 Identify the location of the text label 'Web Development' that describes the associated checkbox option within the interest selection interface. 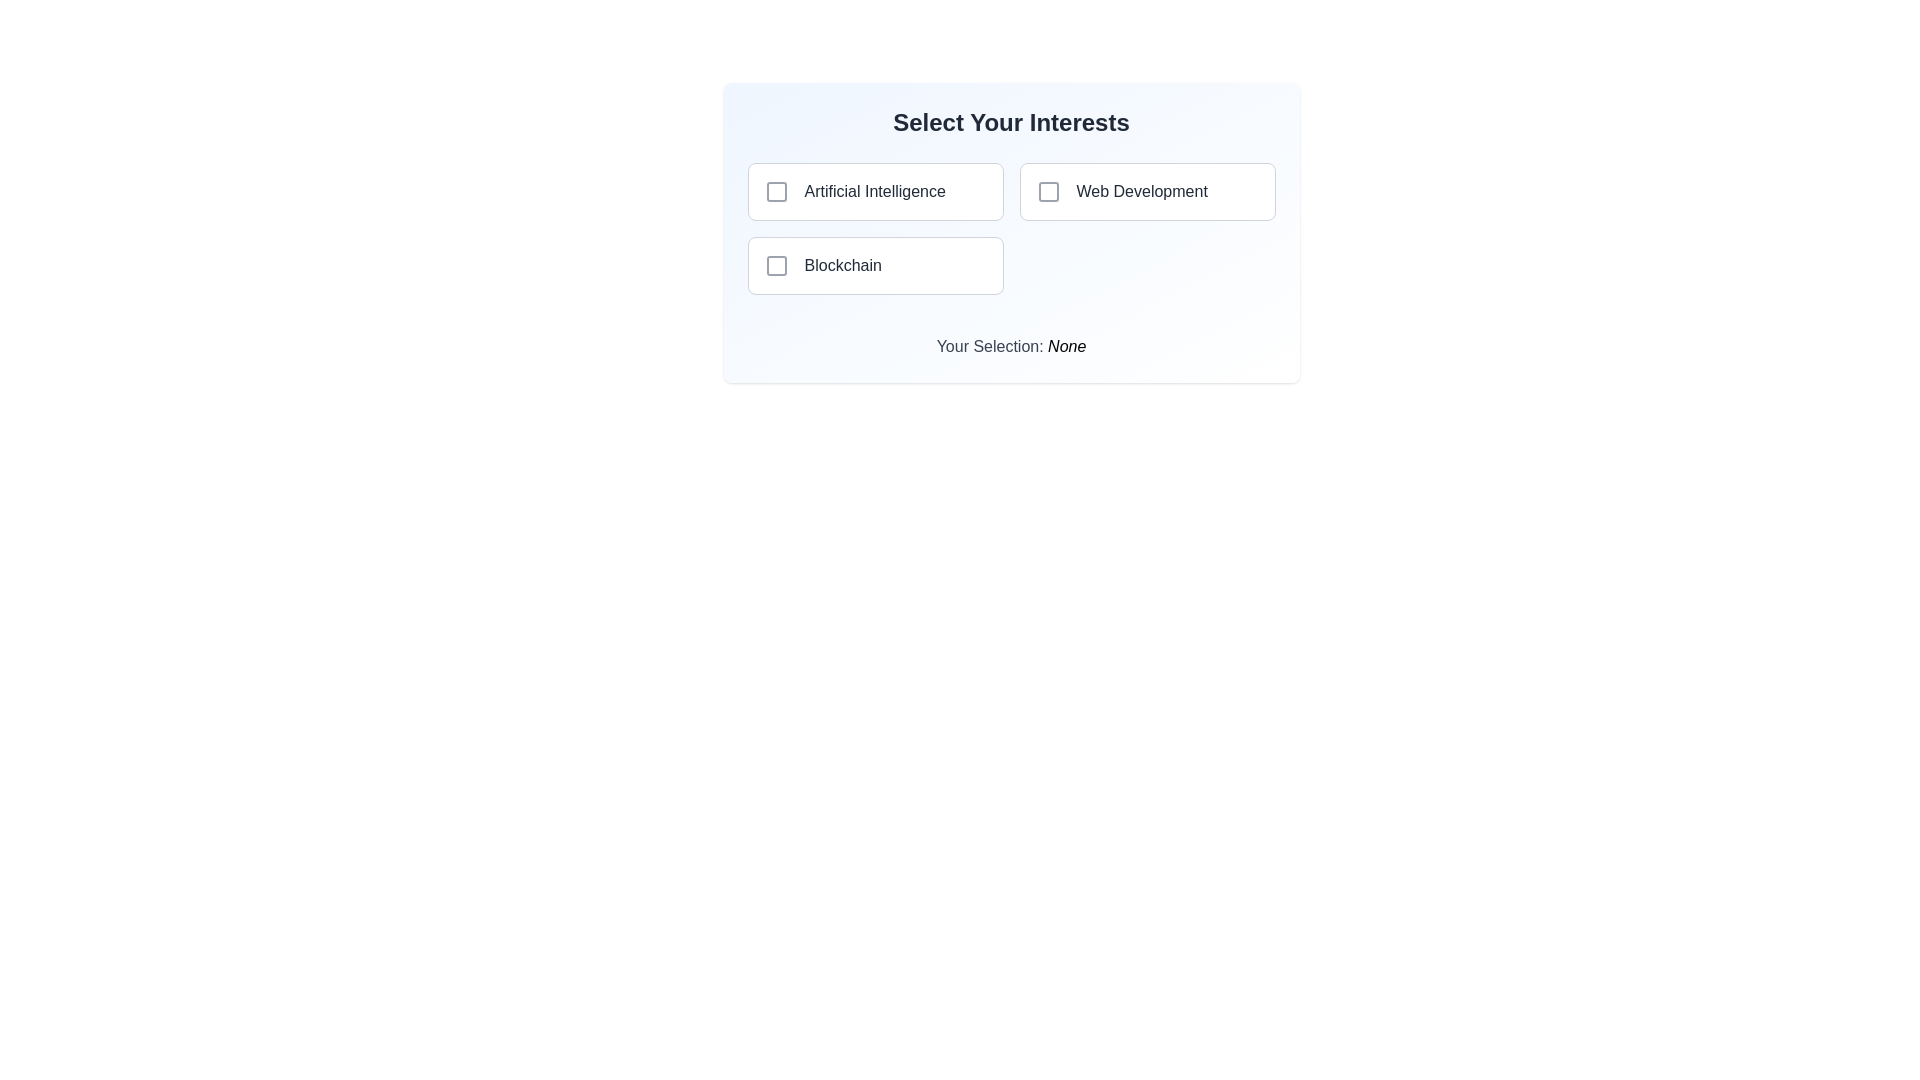
(1142, 192).